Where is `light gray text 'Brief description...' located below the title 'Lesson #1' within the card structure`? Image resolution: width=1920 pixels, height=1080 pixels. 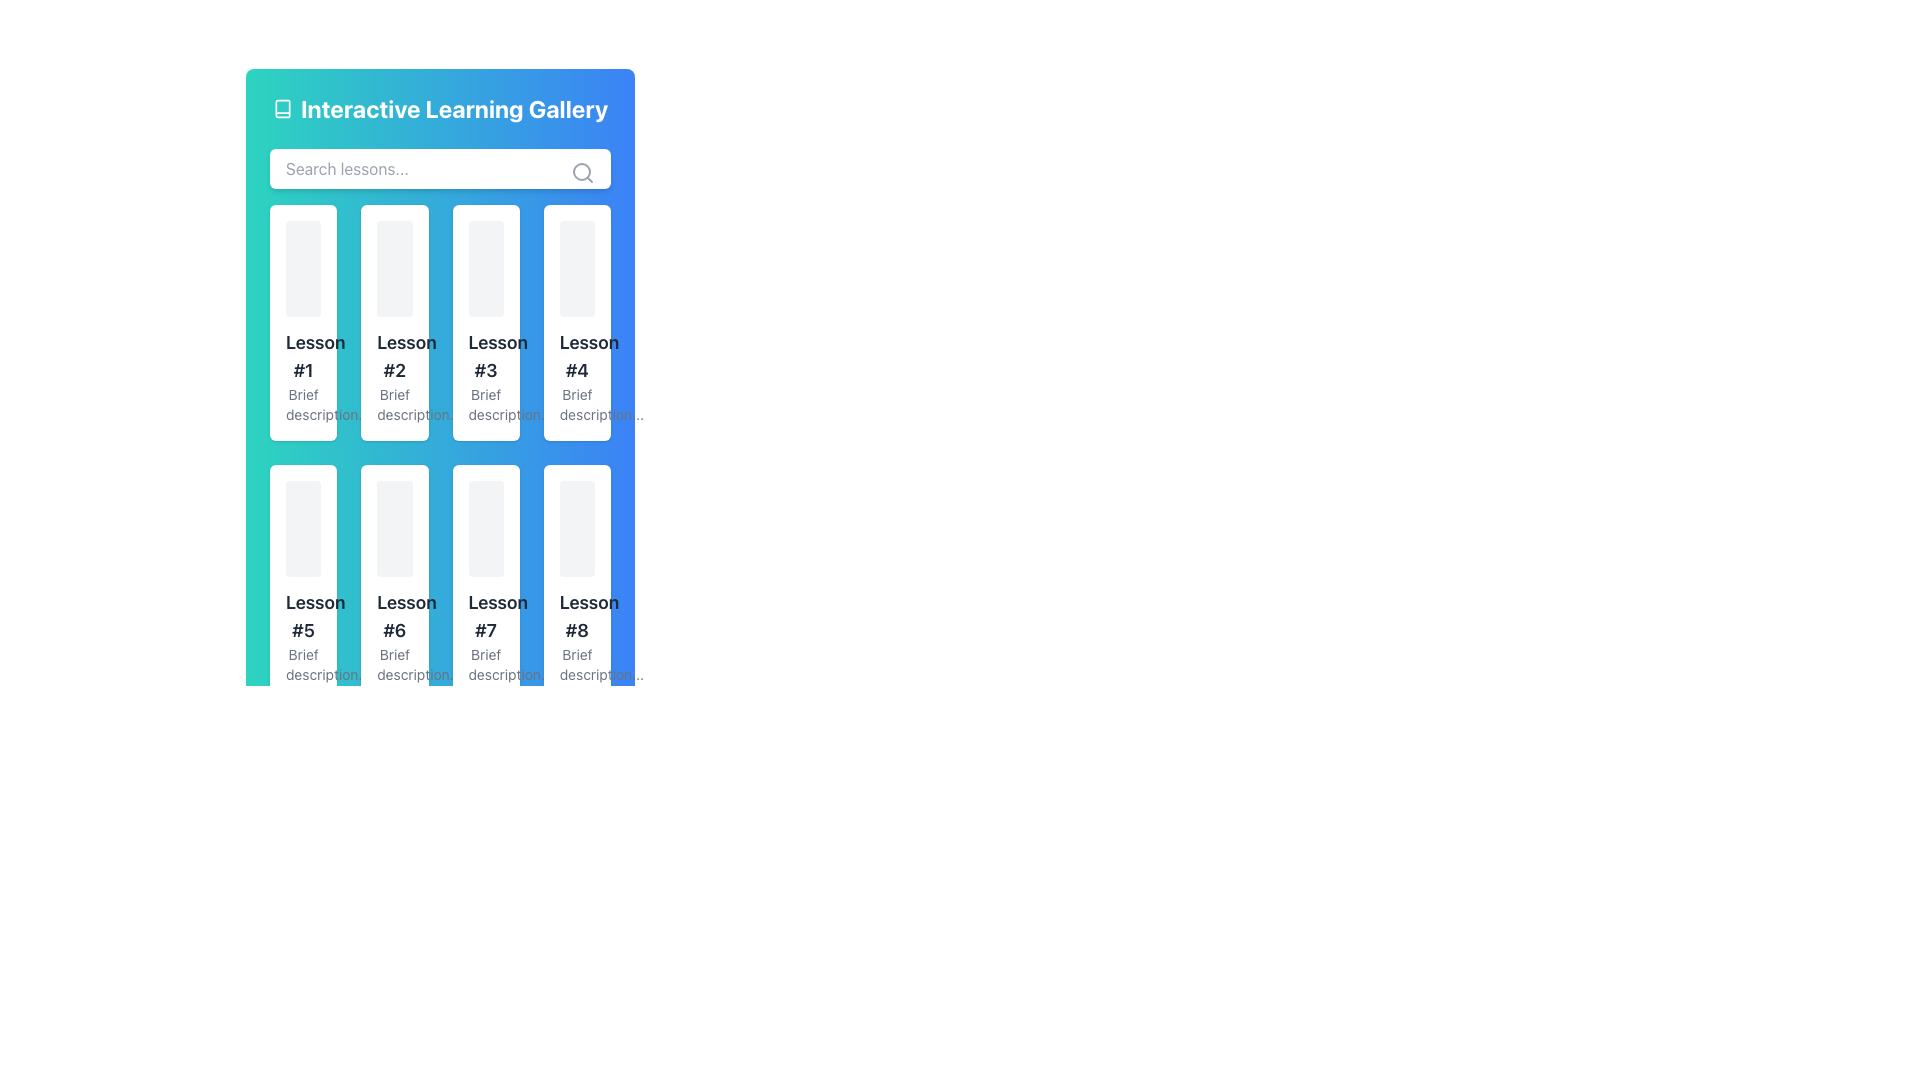
light gray text 'Brief description...' located below the title 'Lesson #1' within the card structure is located at coordinates (302, 405).